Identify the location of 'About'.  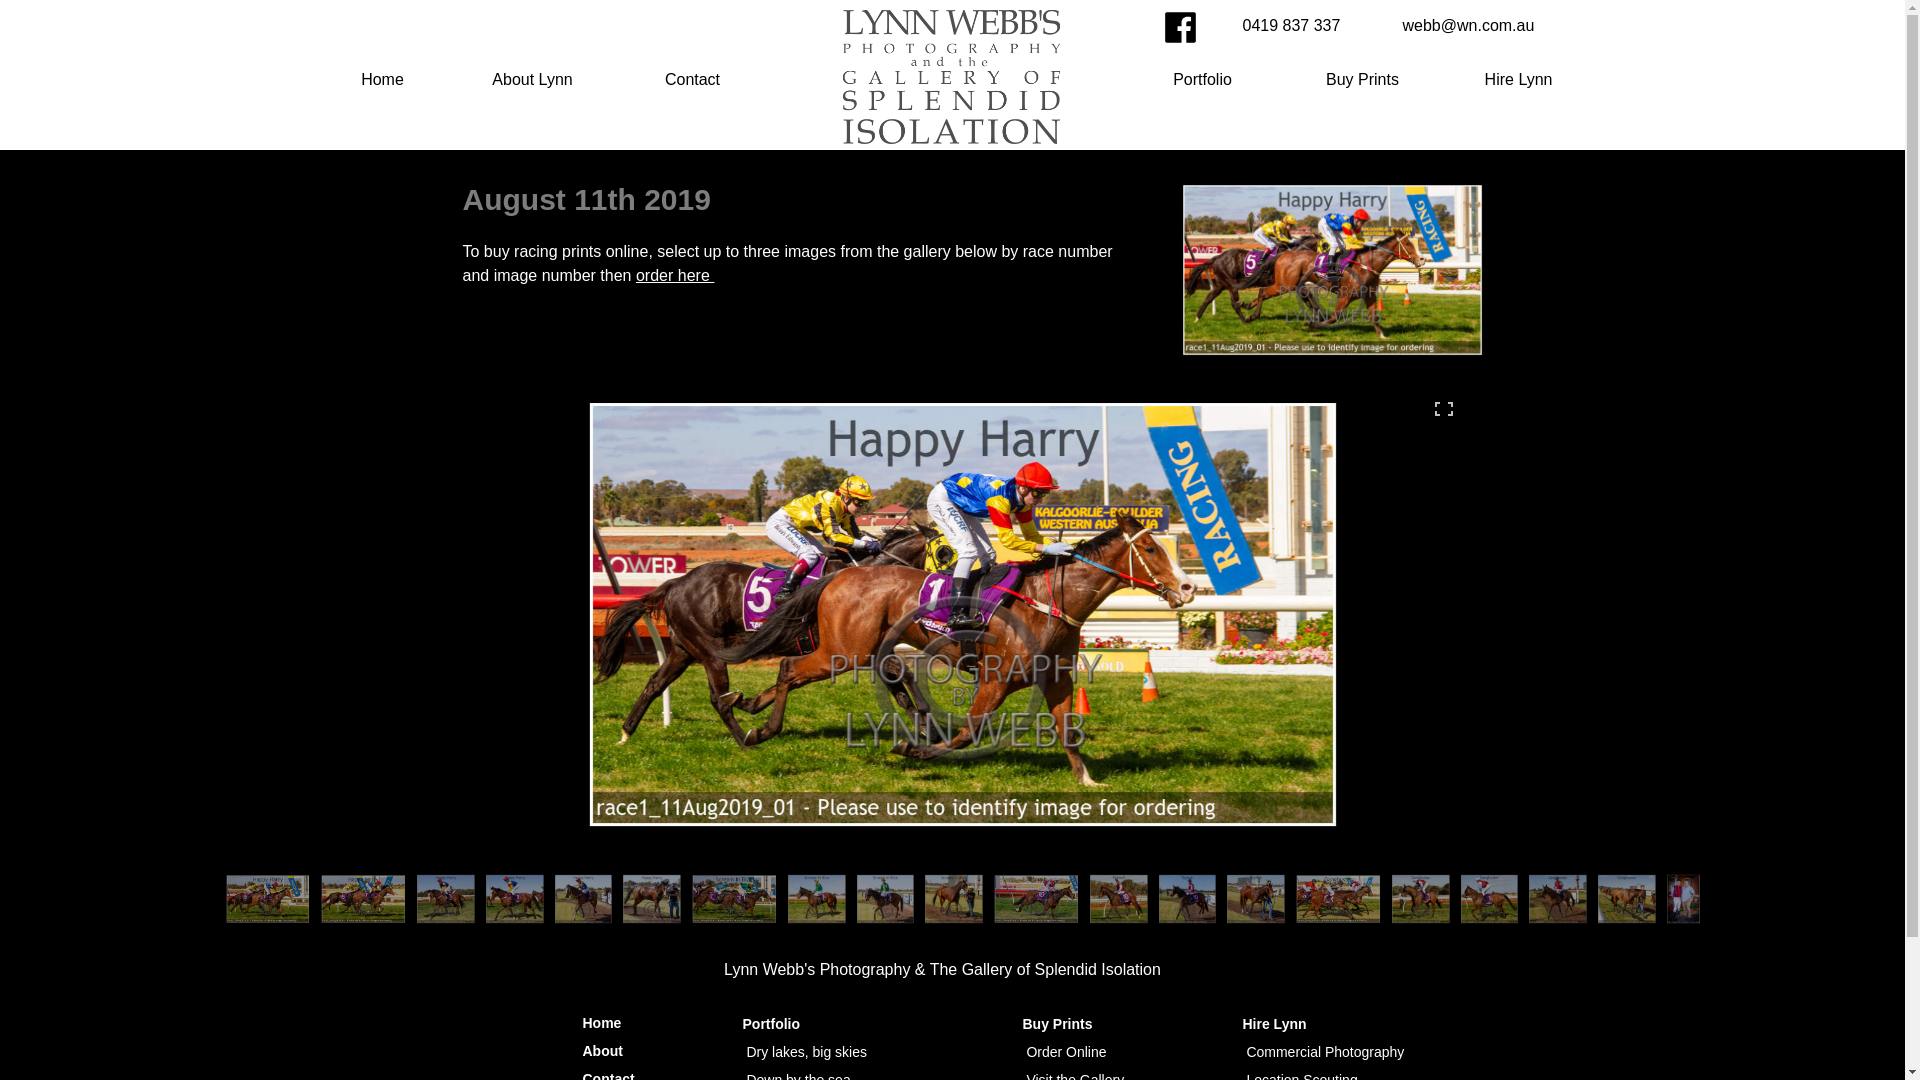
(600, 1049).